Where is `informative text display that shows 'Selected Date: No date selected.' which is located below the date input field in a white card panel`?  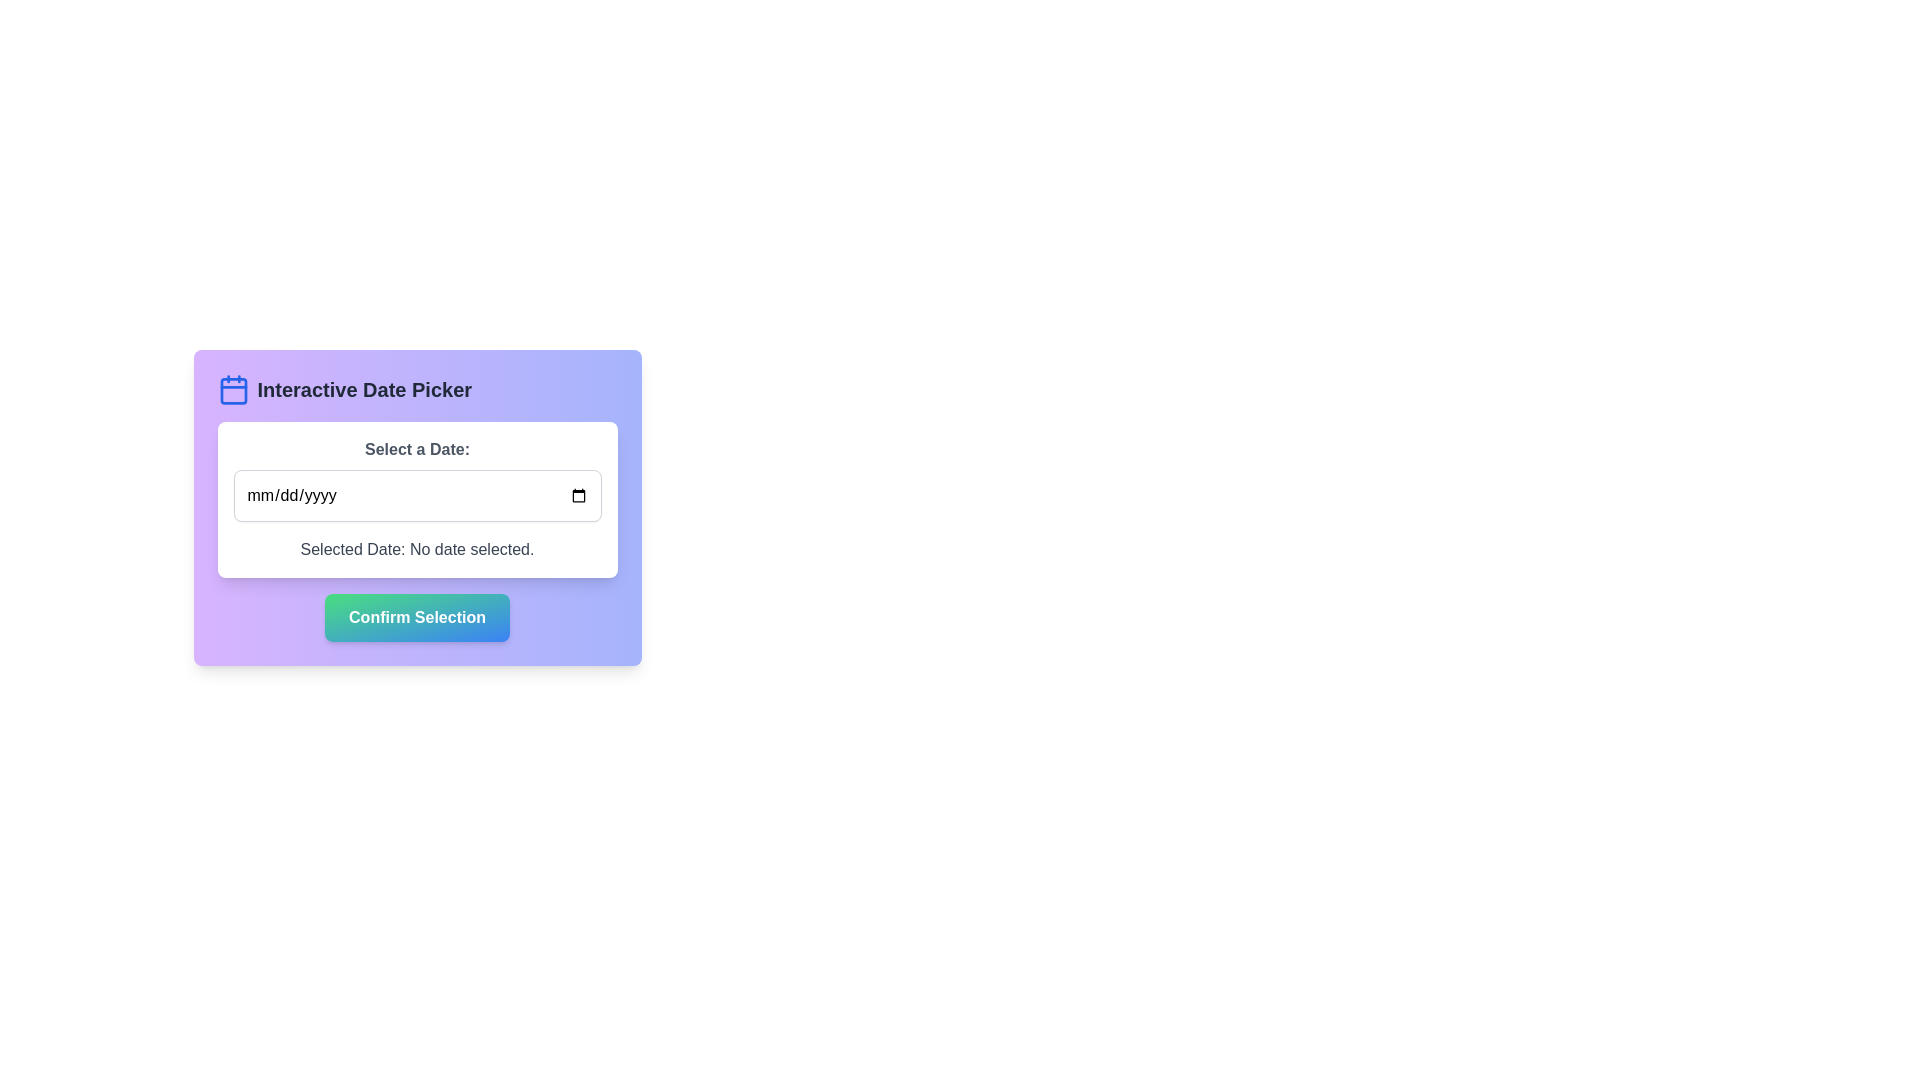
informative text display that shows 'Selected Date: No date selected.' which is located below the date input field in a white card panel is located at coordinates (416, 550).